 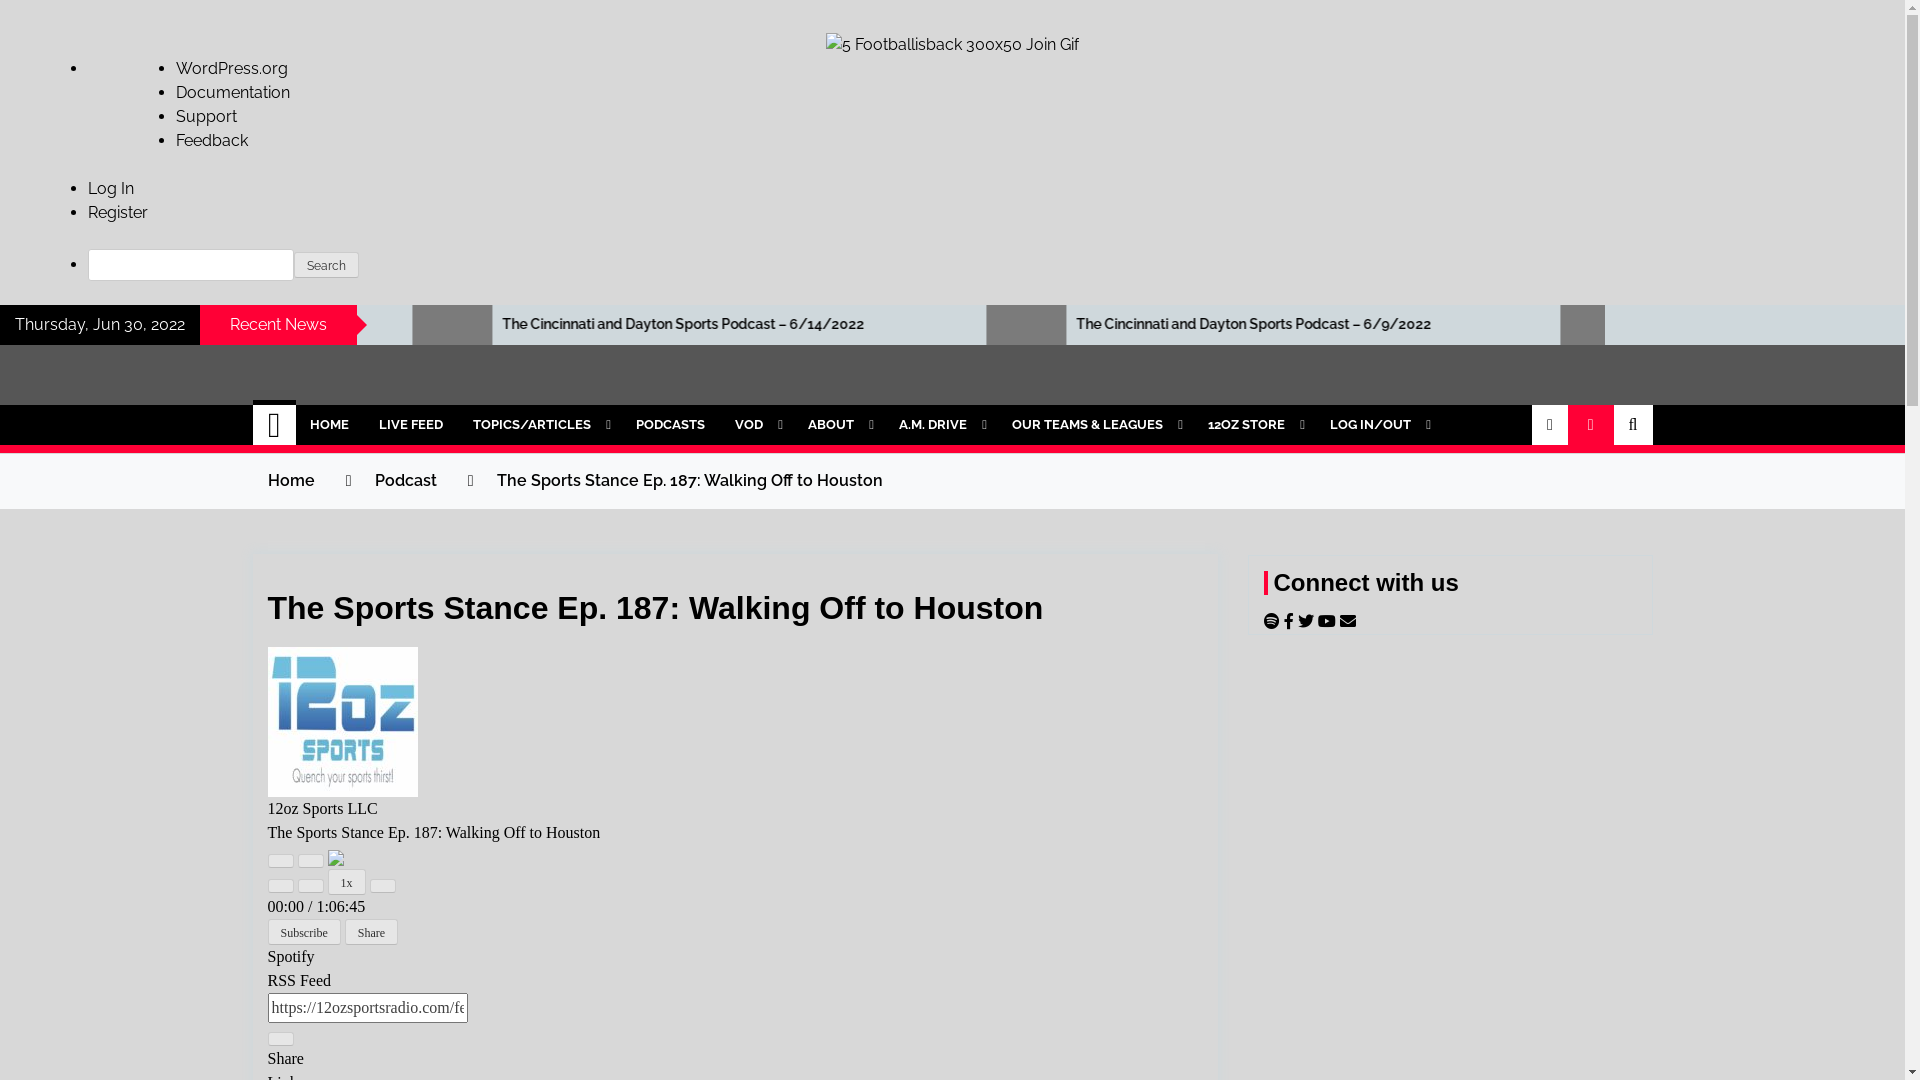 What do you see at coordinates (1291, 620) in the screenshot?
I see `'12oz Sports Network on Facebook'` at bounding box center [1291, 620].